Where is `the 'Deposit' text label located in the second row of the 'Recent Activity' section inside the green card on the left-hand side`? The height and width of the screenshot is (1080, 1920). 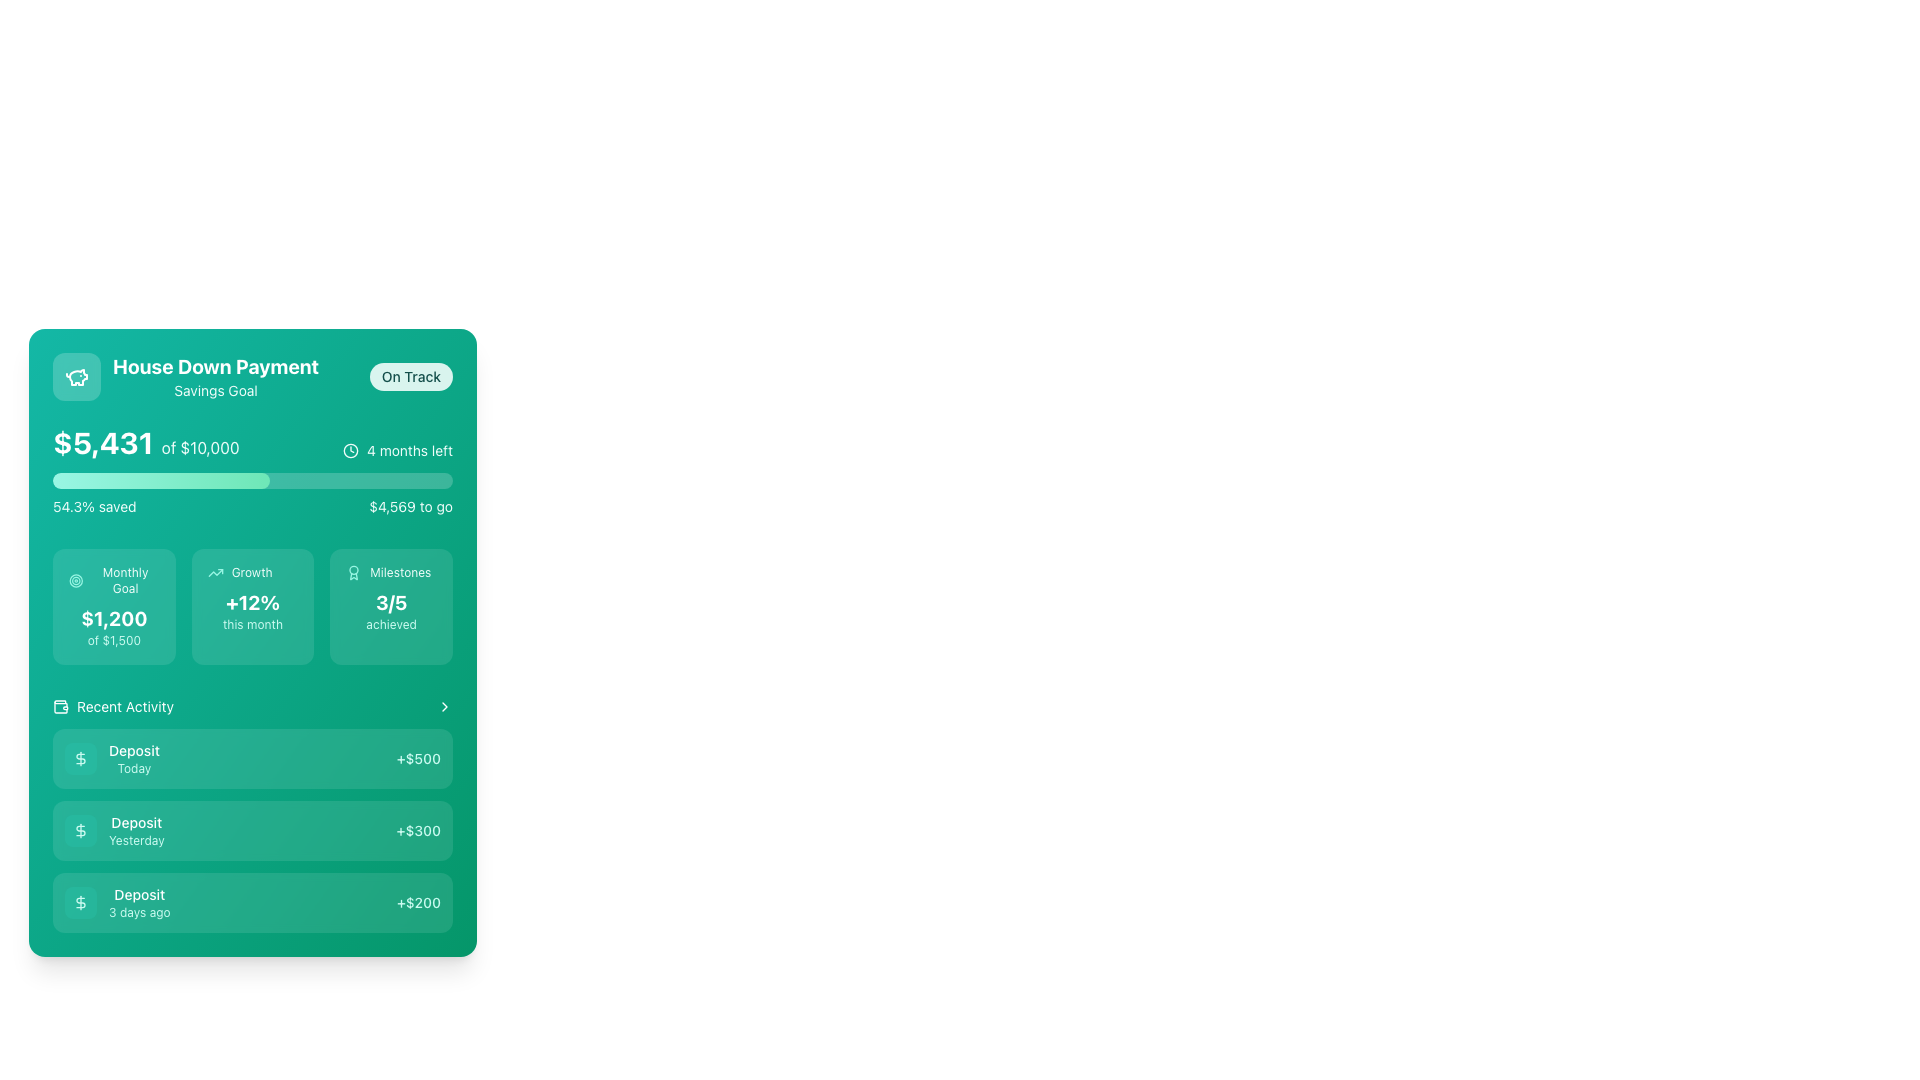
the 'Deposit' text label located in the second row of the 'Recent Activity' section inside the green card on the left-hand side is located at coordinates (135, 822).